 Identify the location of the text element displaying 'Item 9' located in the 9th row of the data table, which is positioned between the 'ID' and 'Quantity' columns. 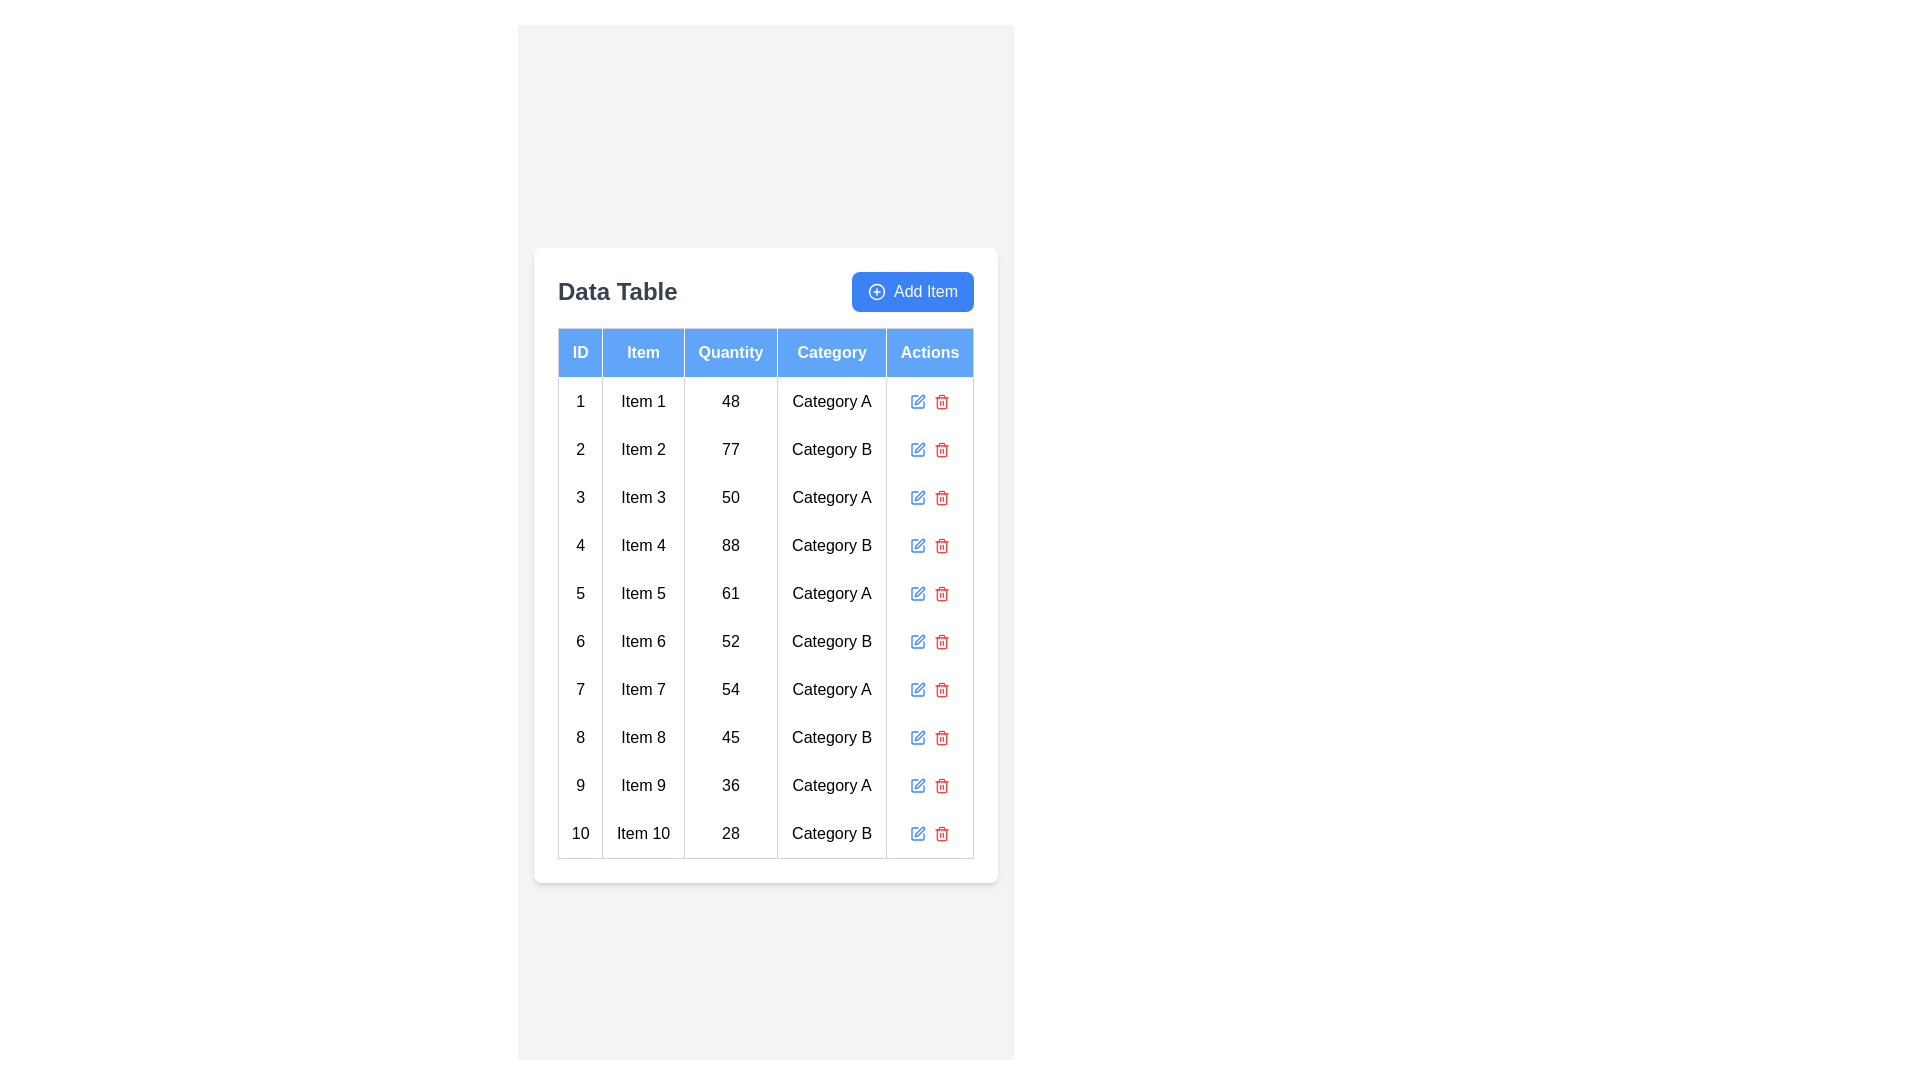
(643, 784).